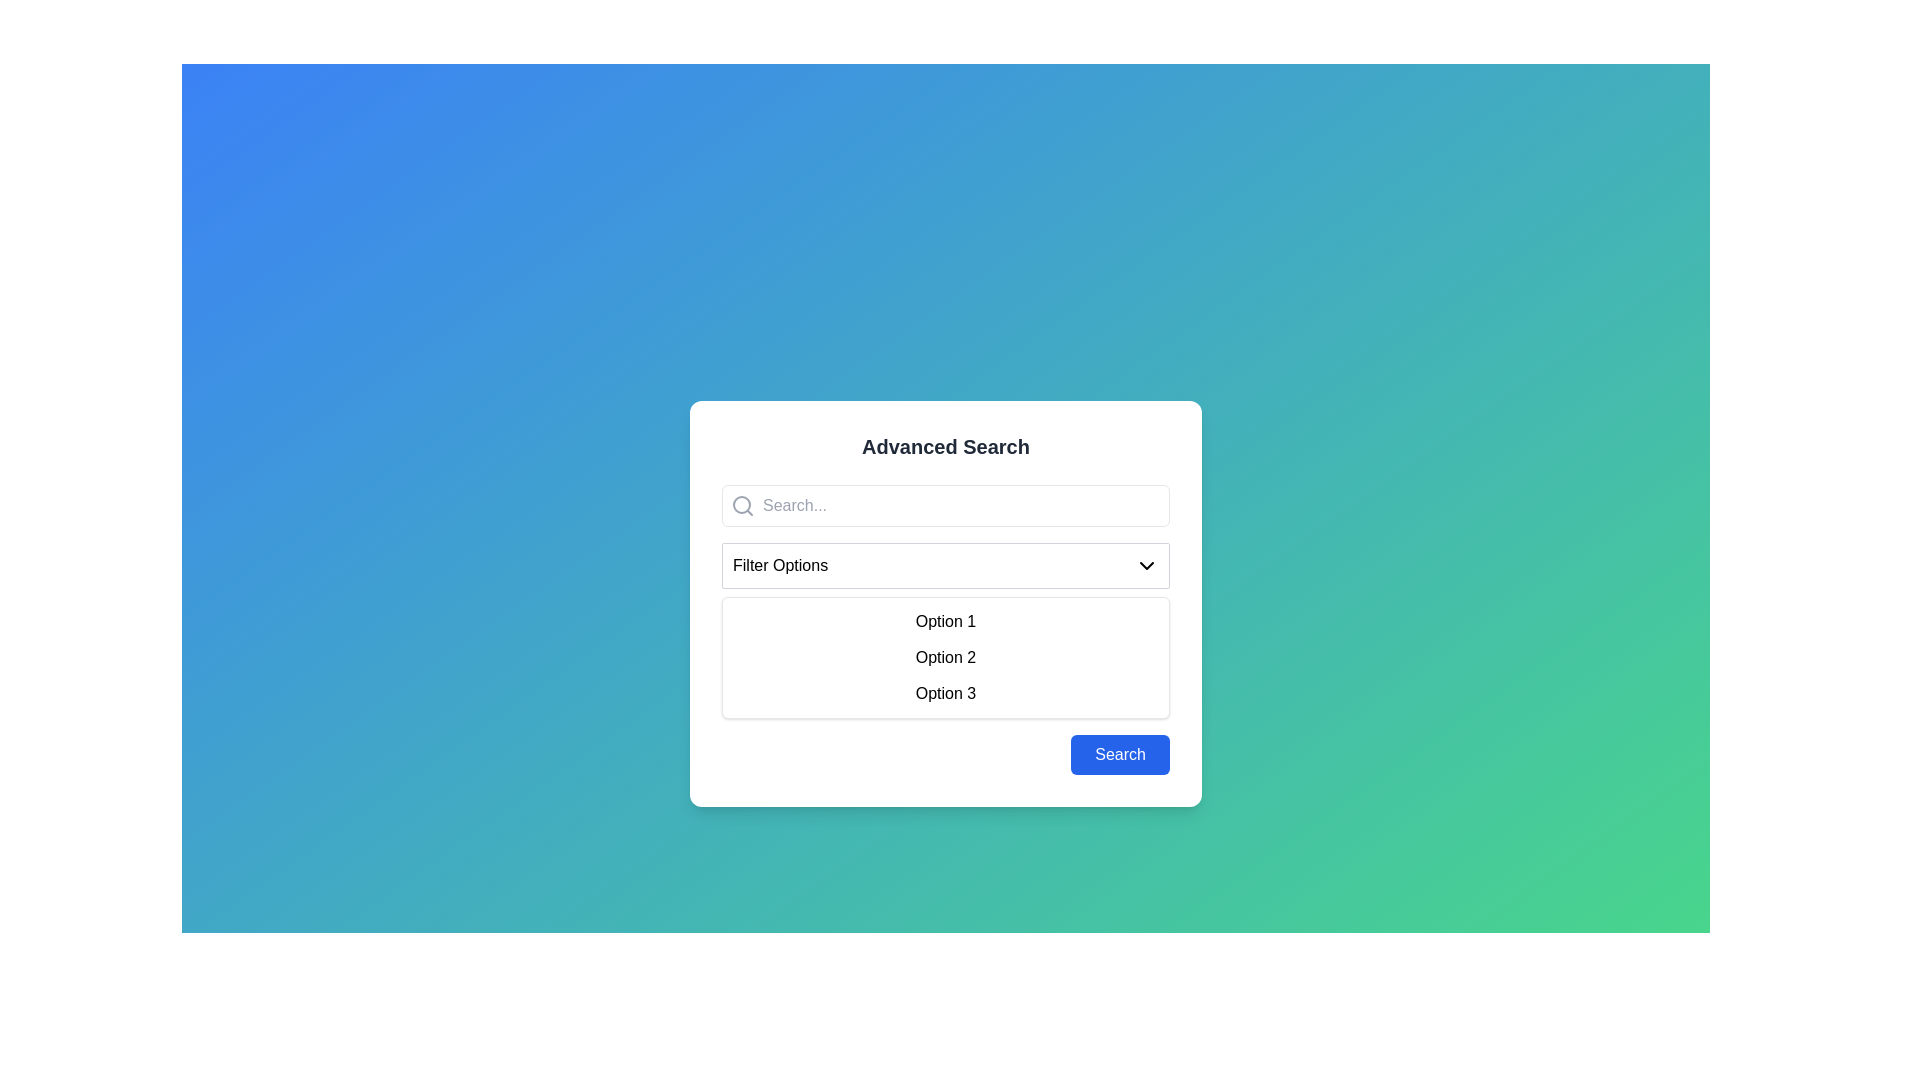 Image resolution: width=1920 pixels, height=1080 pixels. What do you see at coordinates (944, 446) in the screenshot?
I see `prominently styled text label that says 'Advanced Search', which is bold and large-sized, located at the top of the section above the search bar and filter options` at bounding box center [944, 446].